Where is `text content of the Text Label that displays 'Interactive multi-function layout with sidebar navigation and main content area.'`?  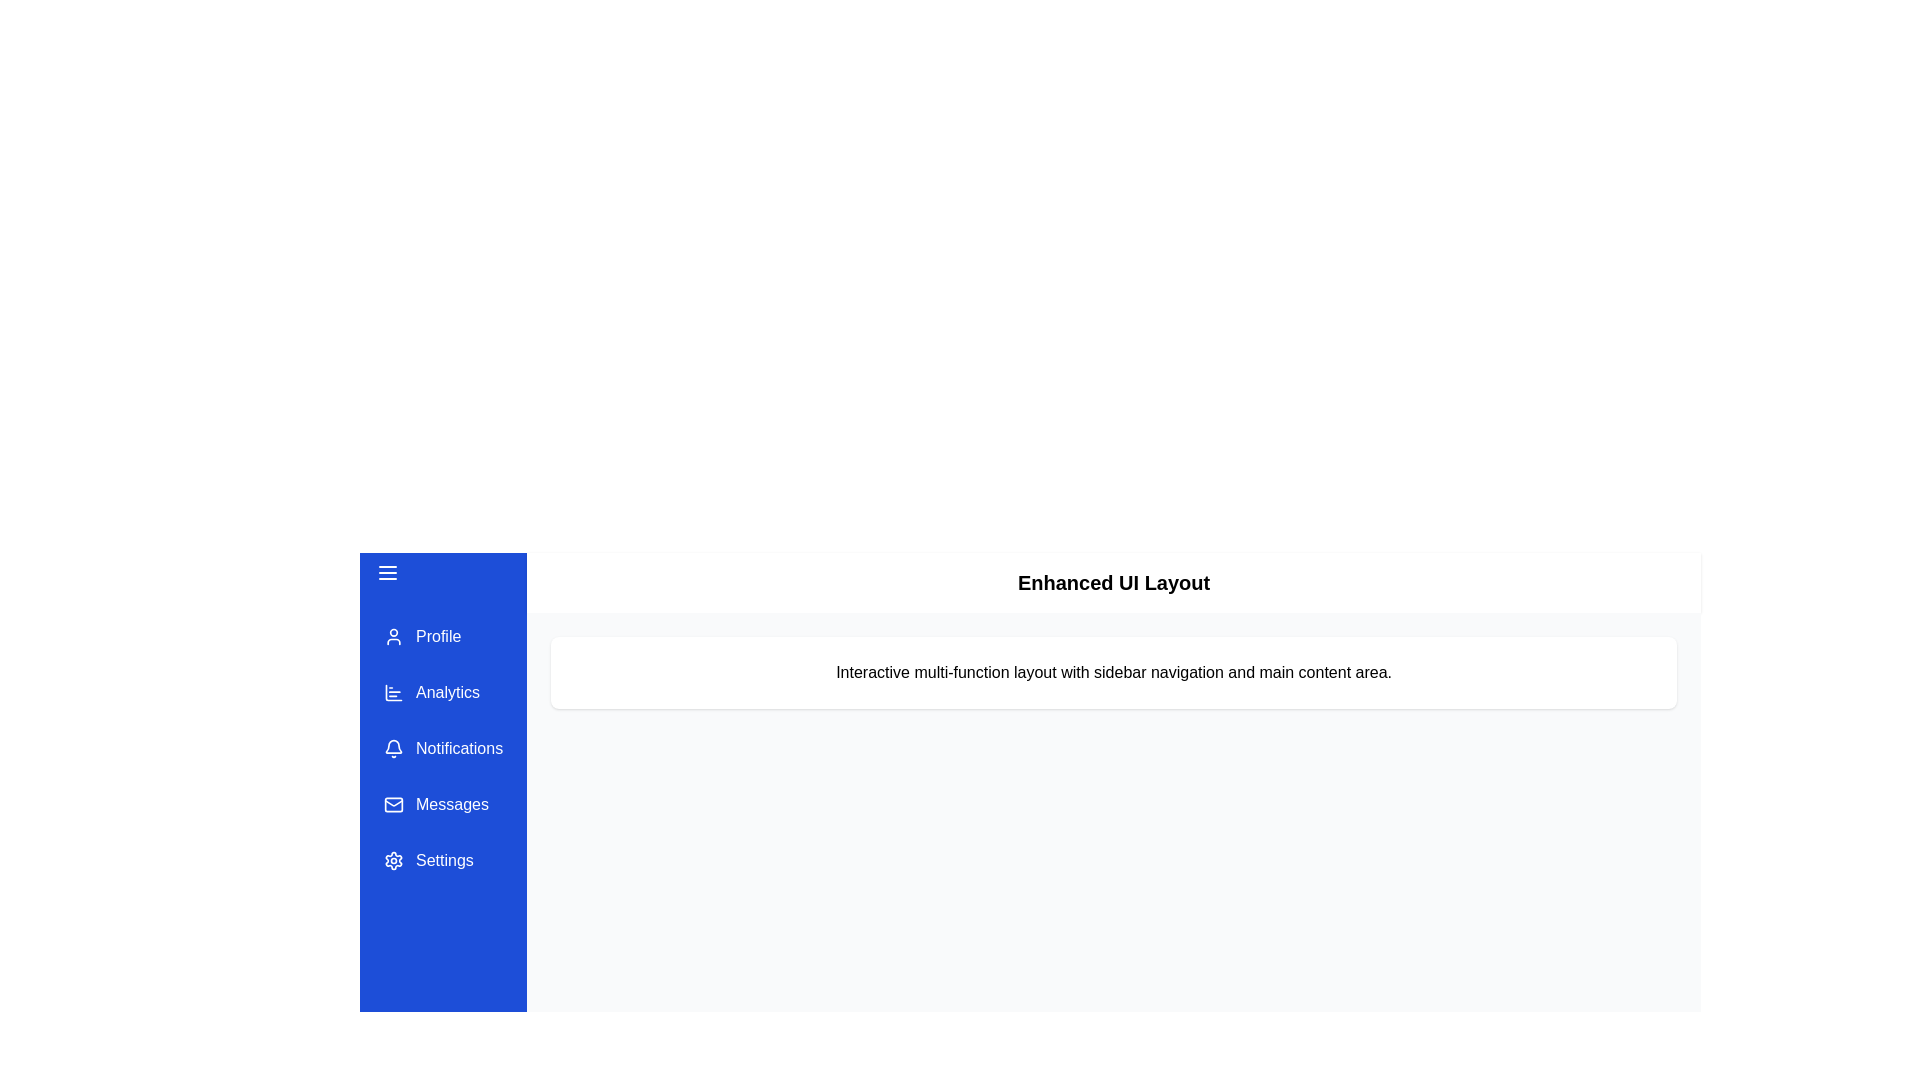
text content of the Text Label that displays 'Interactive multi-function layout with sidebar navigation and main content area.' is located at coordinates (1112, 672).